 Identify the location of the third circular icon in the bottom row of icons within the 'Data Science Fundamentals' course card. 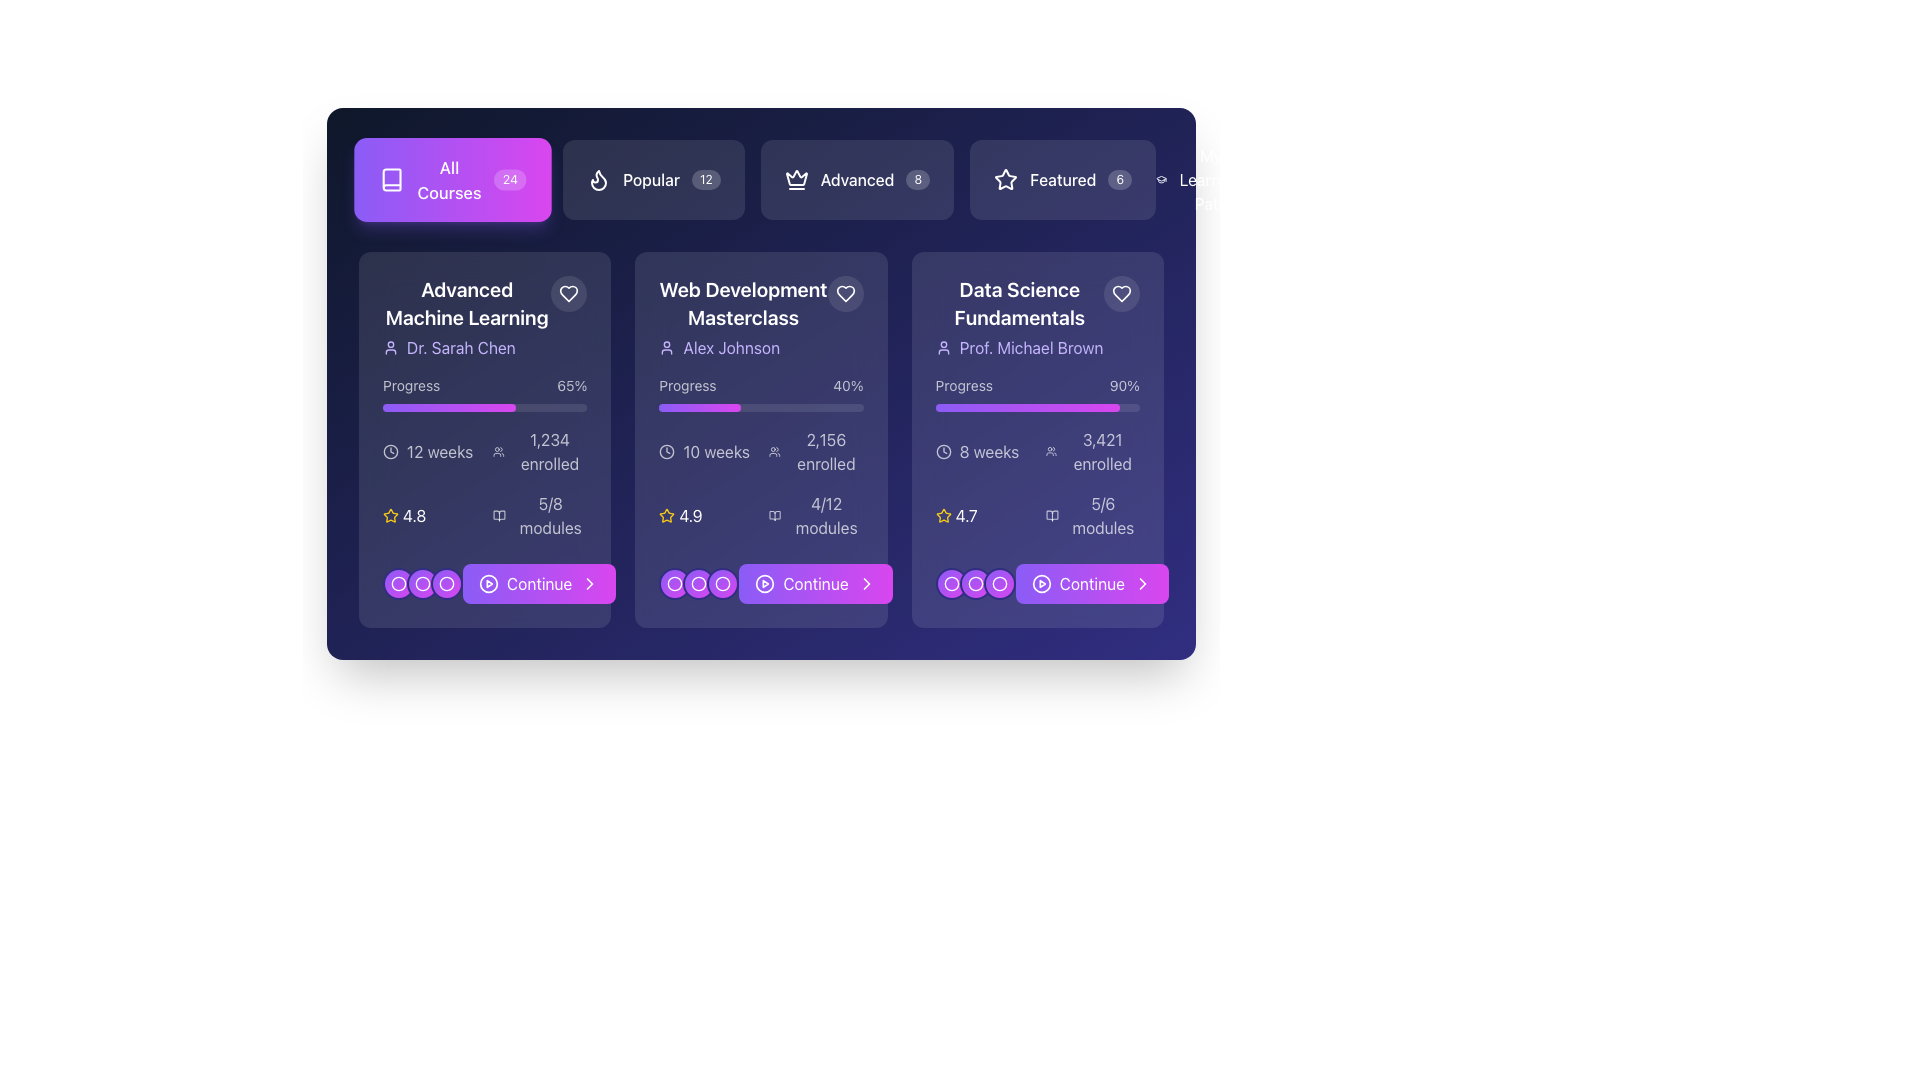
(975, 583).